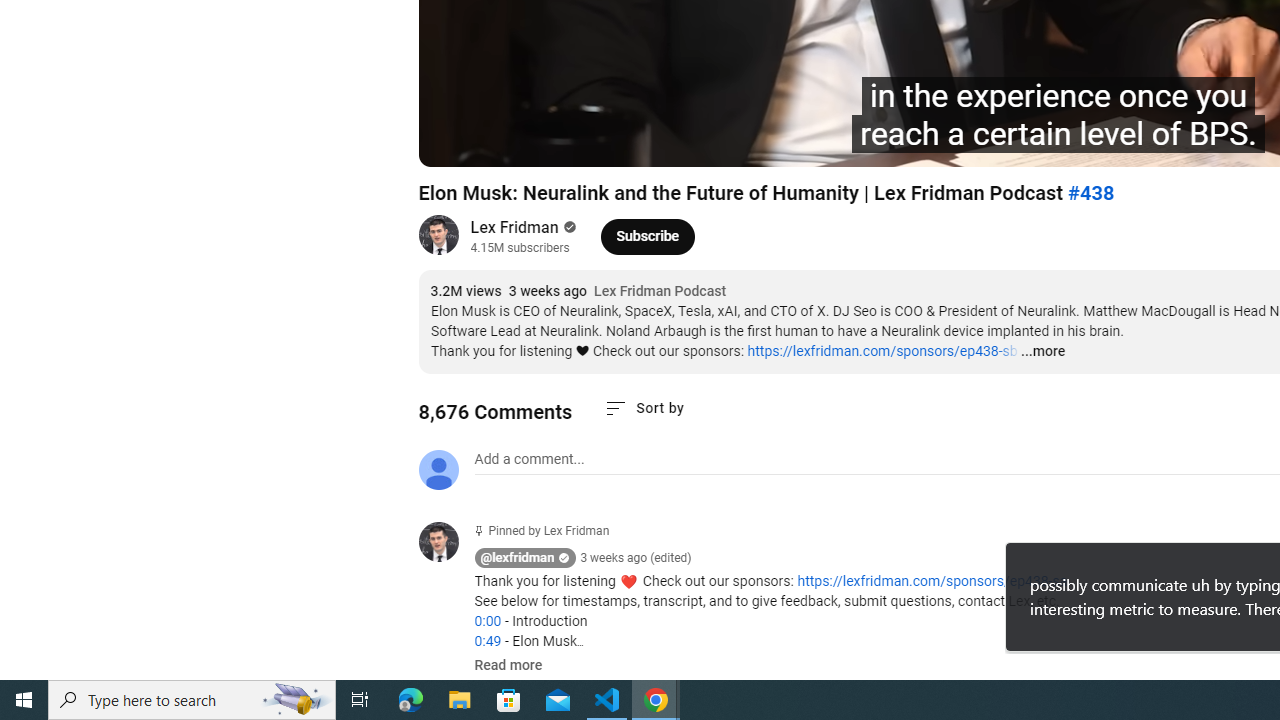 The image size is (1280, 720). I want to click on '0:00', so click(487, 620).